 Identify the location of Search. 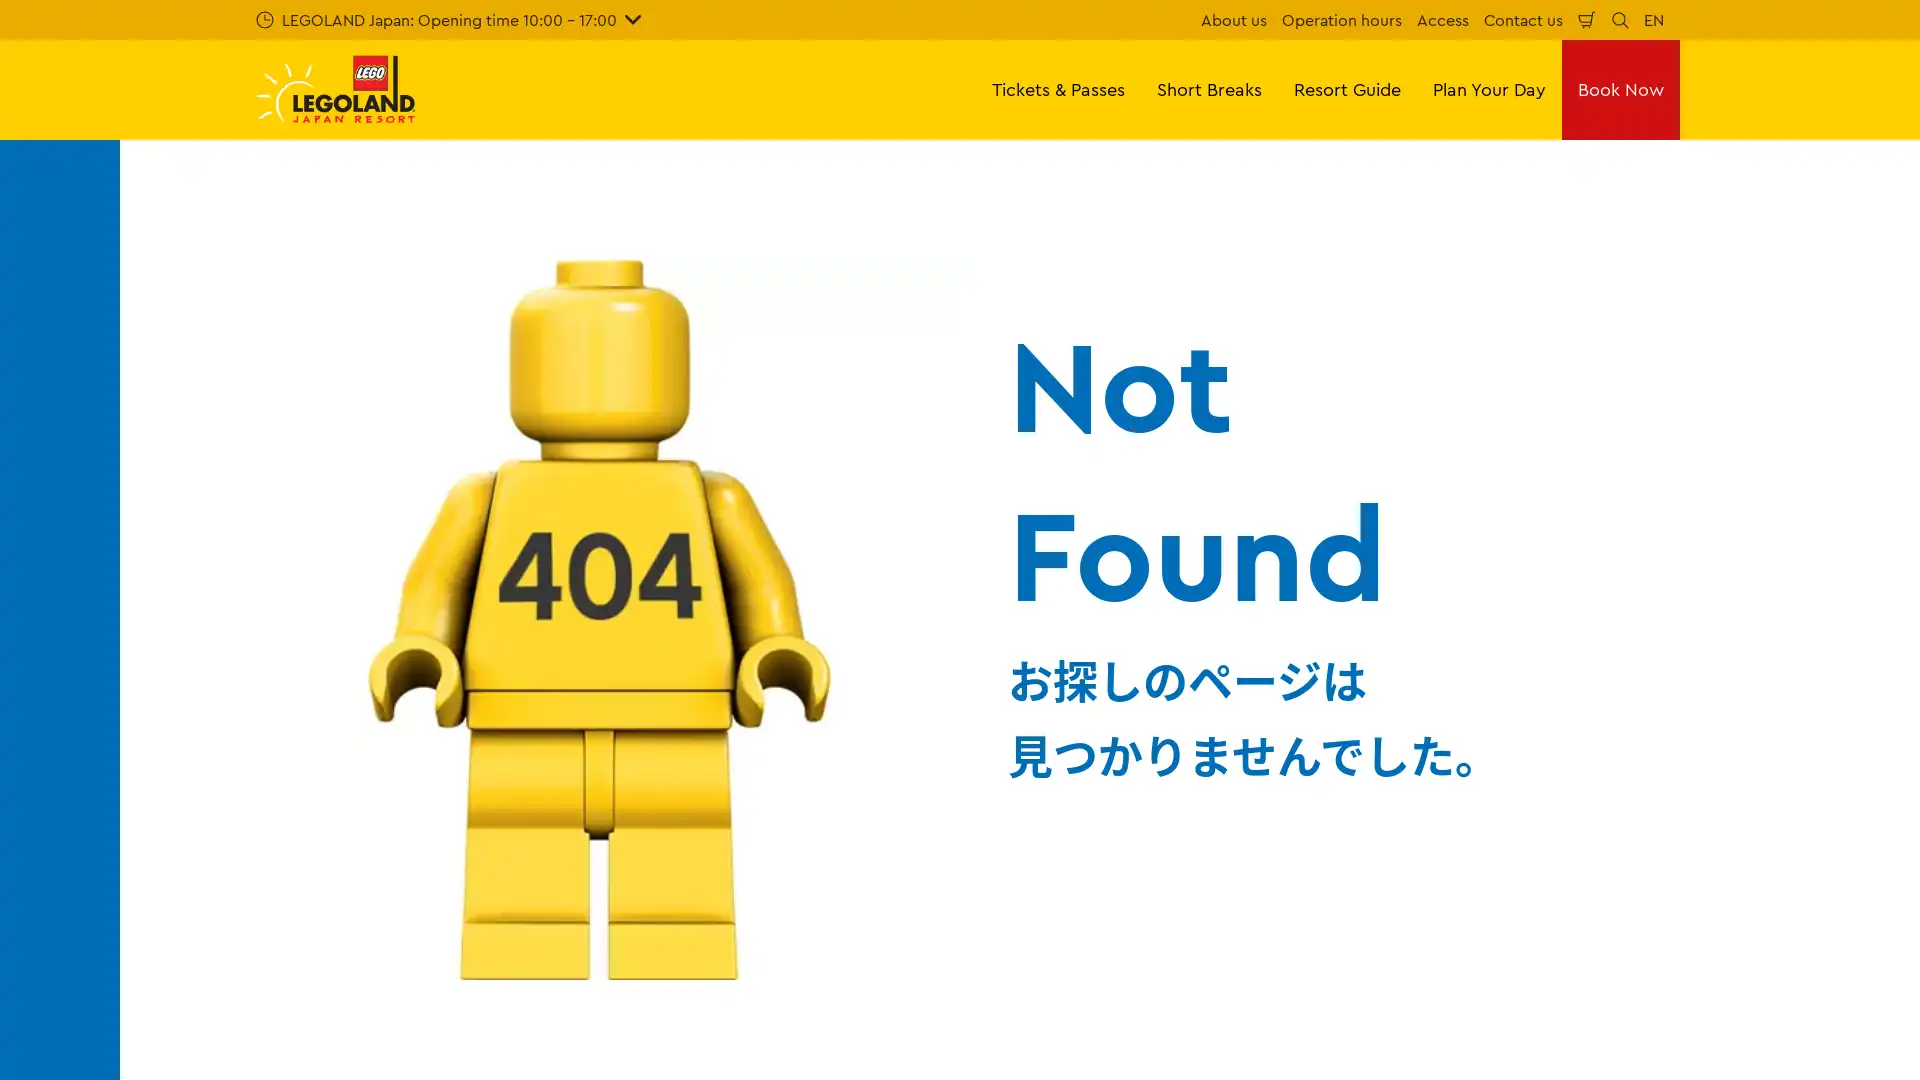
(1620, 19).